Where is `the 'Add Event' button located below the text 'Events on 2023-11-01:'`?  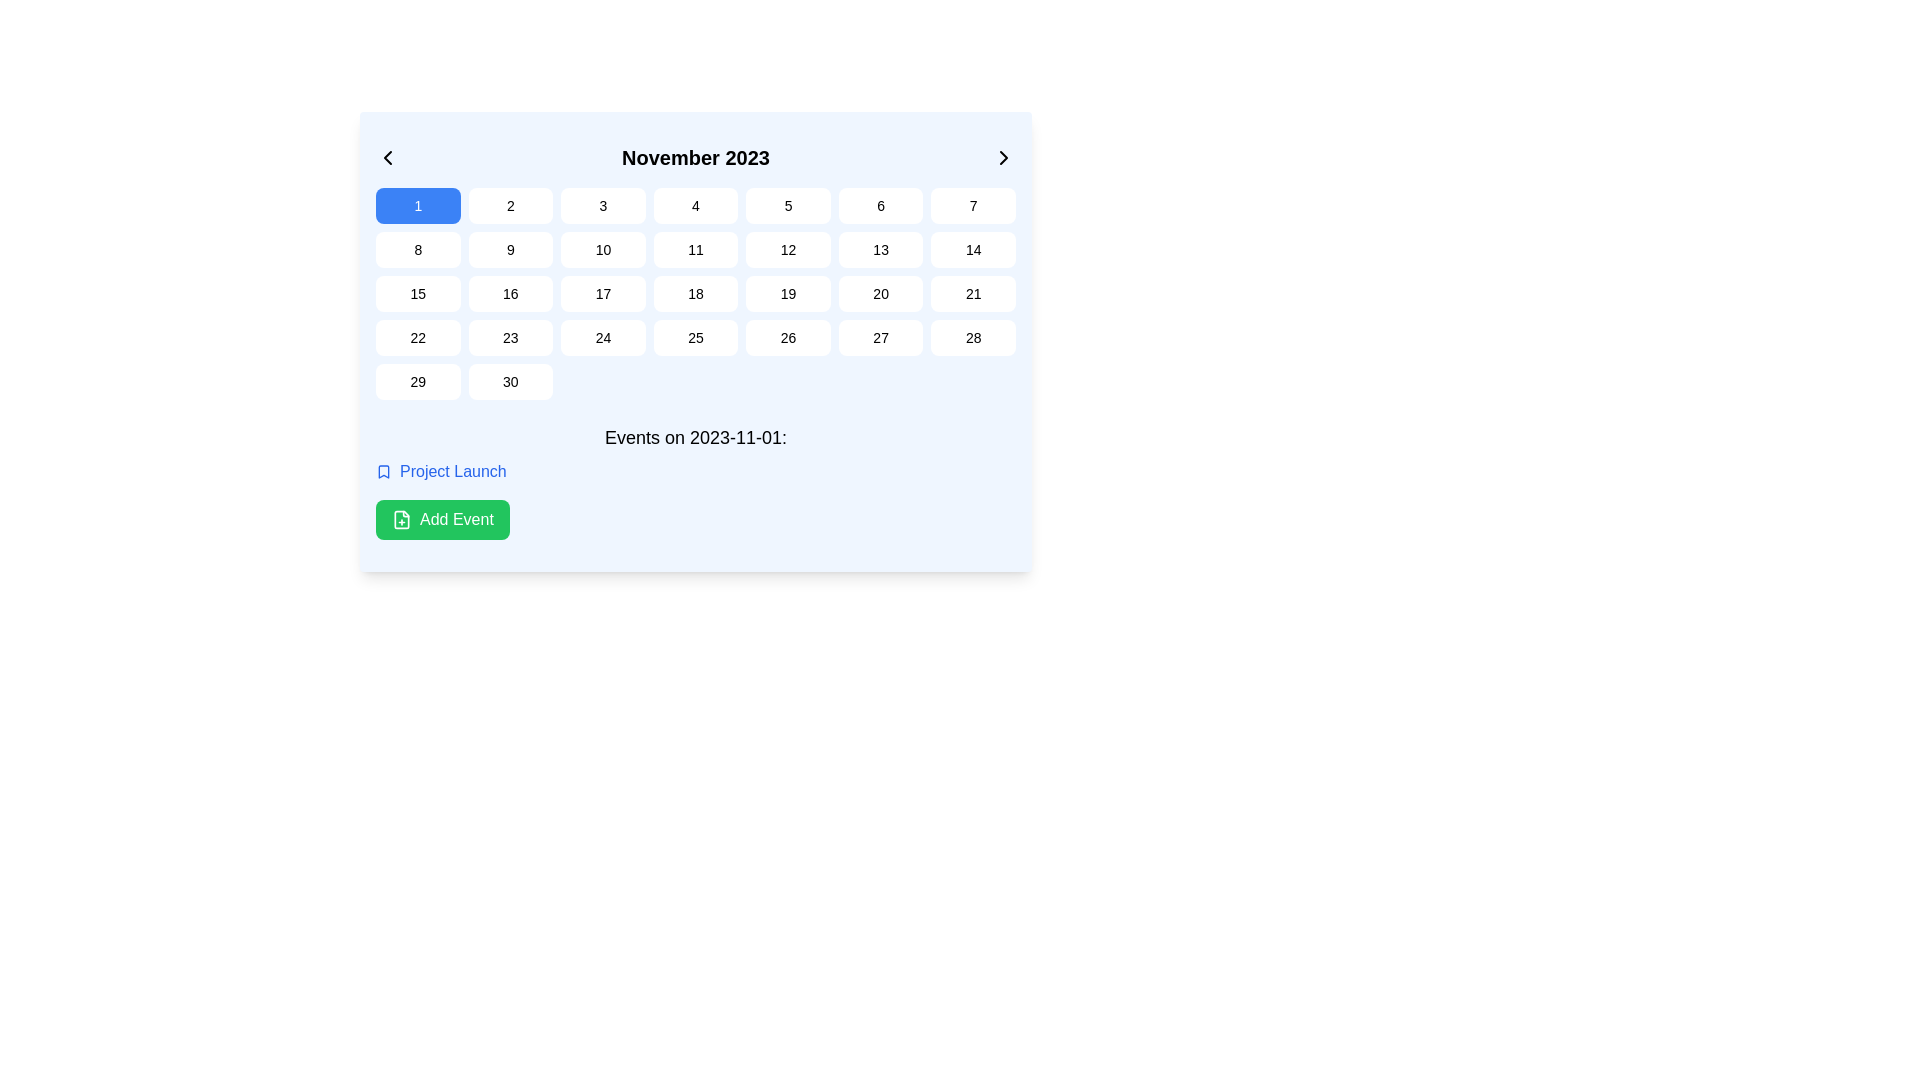 the 'Add Event' button located below the text 'Events on 2023-11-01:' is located at coordinates (441, 519).